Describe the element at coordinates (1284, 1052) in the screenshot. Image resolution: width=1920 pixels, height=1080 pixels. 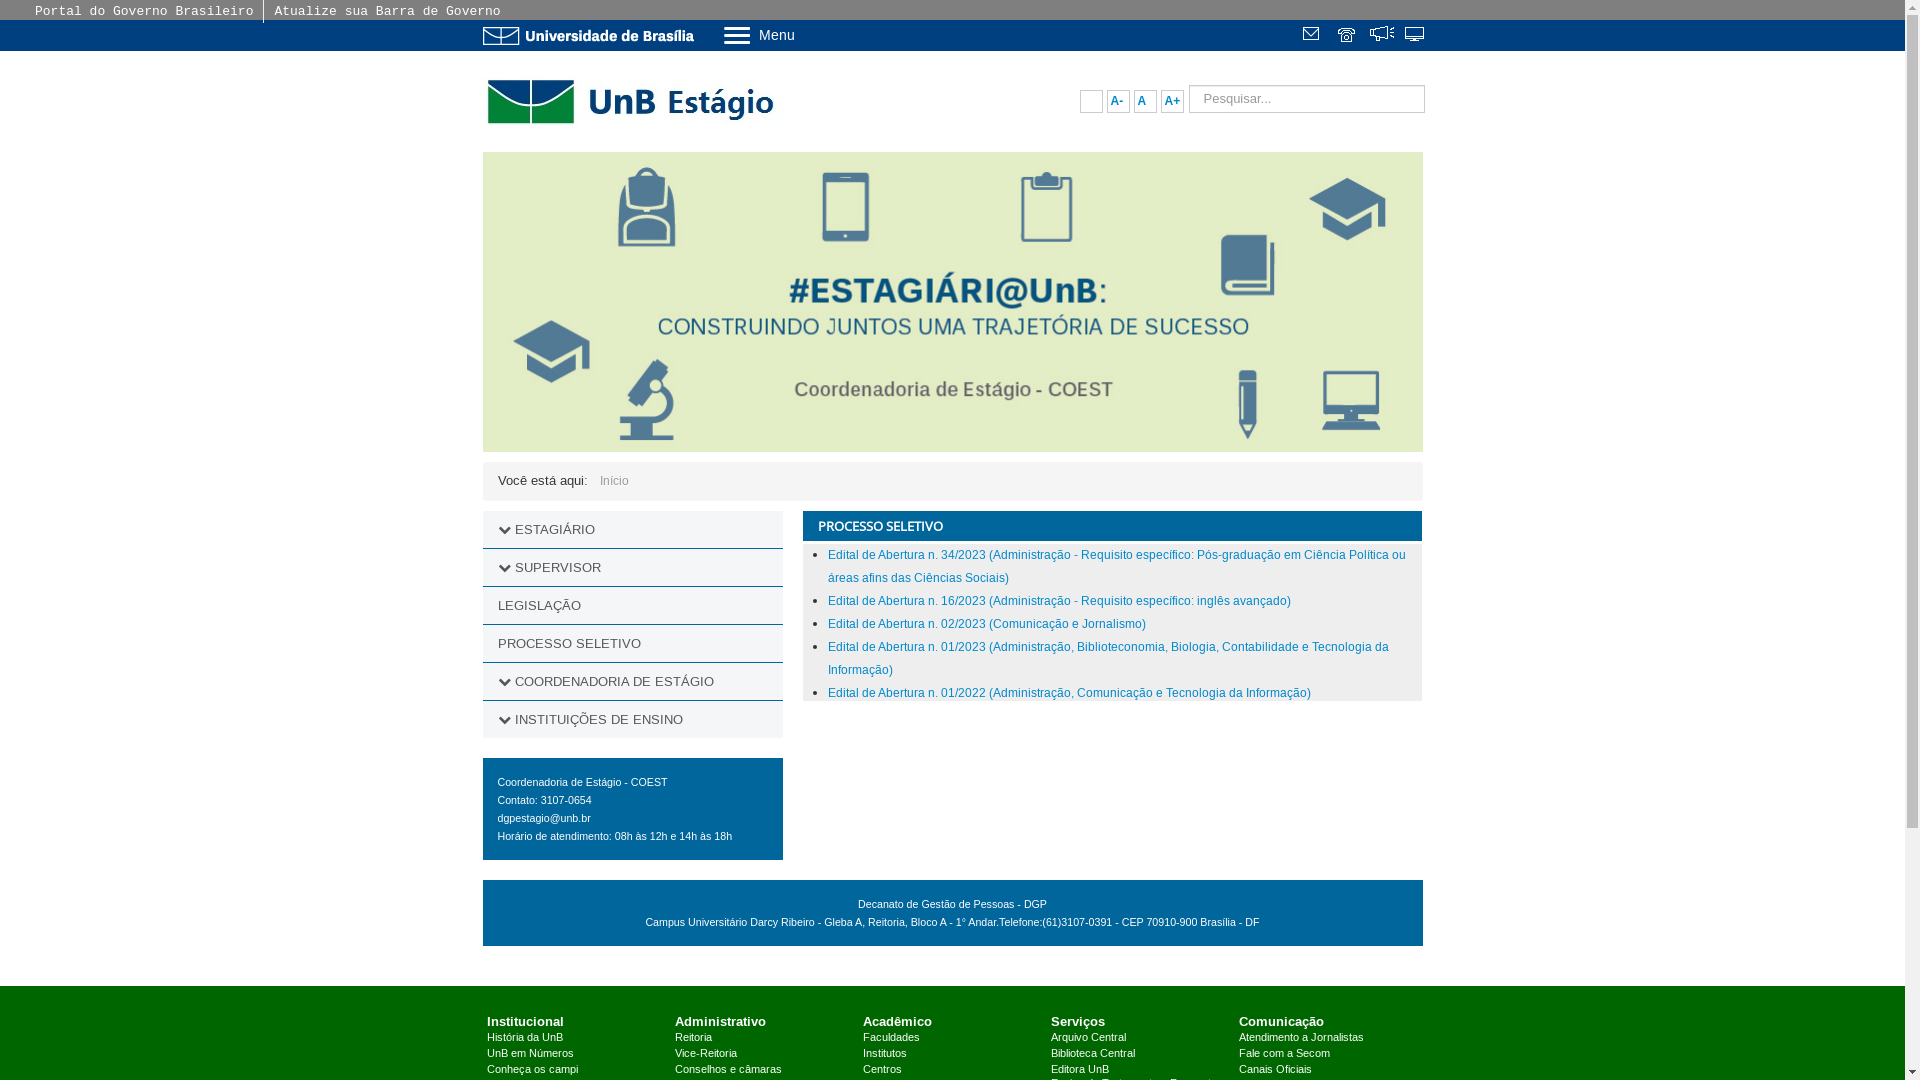
I see `'Fale com a Secom'` at that location.